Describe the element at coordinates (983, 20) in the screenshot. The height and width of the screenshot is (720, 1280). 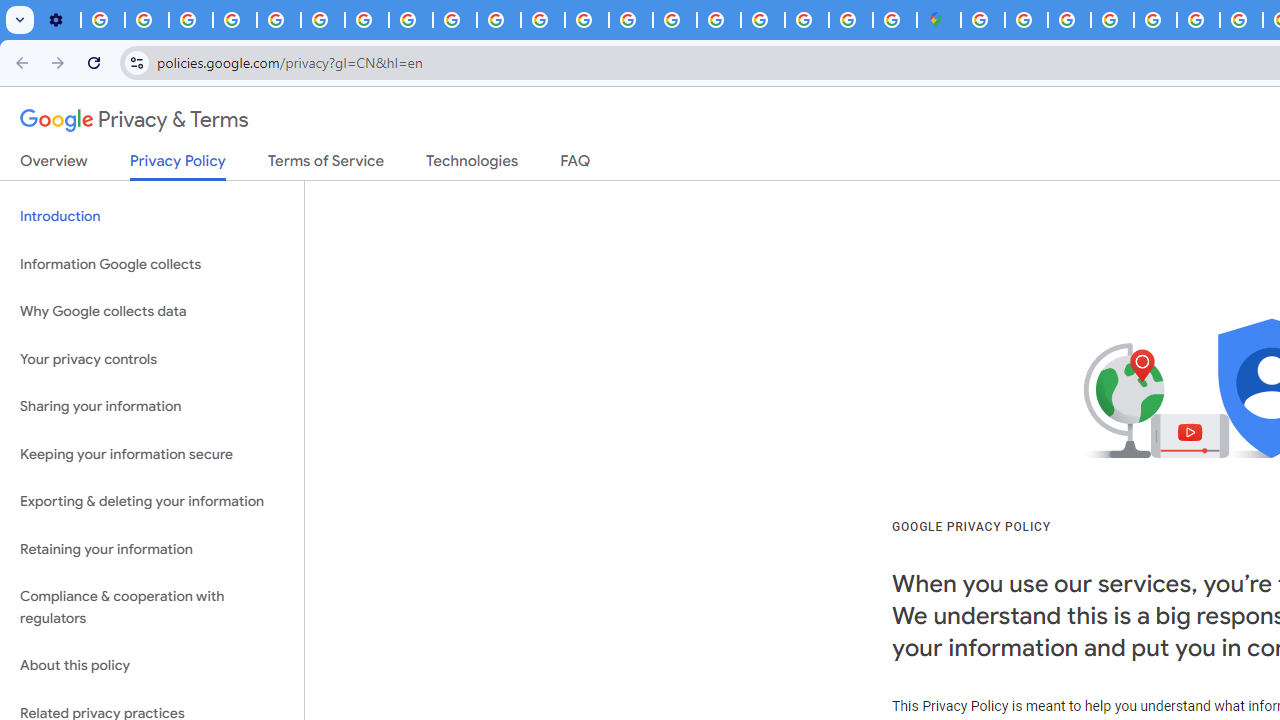
I see `'Sign in - Google Accounts'` at that location.